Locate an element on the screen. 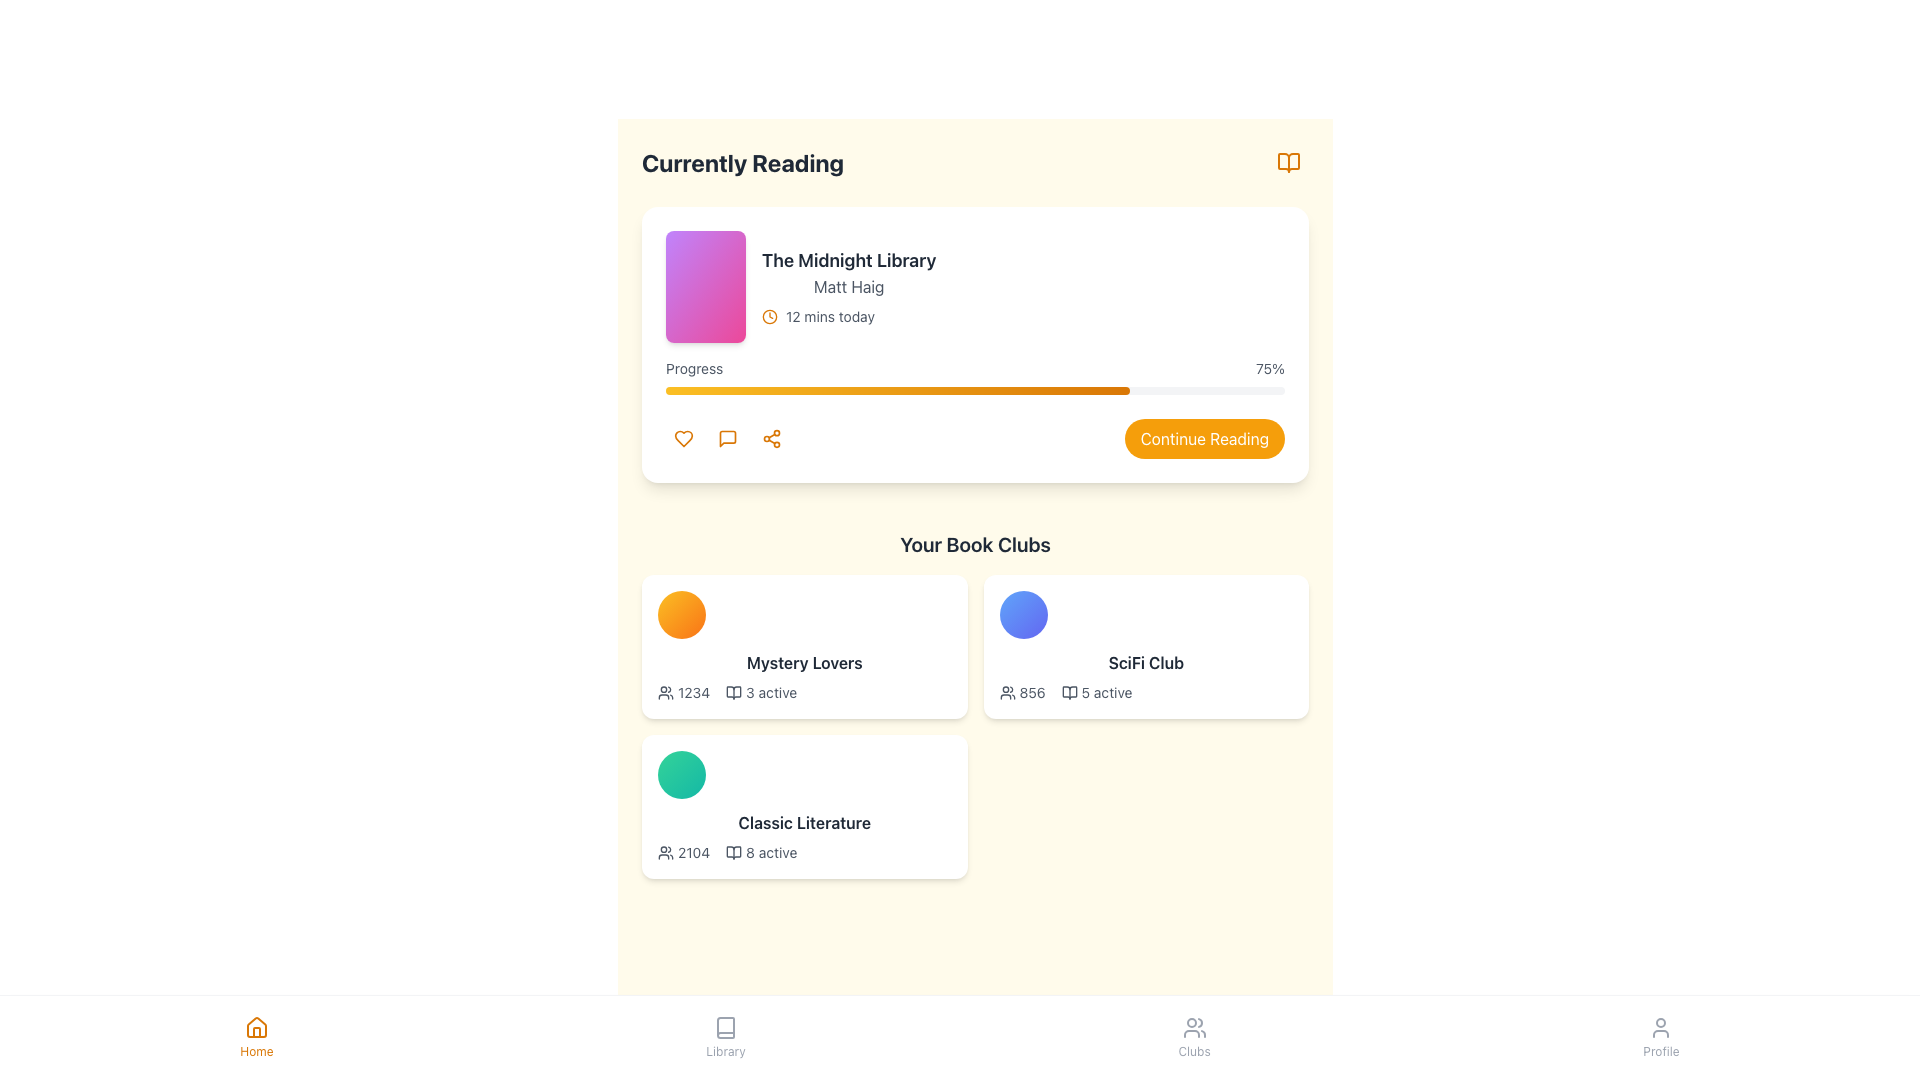 Image resolution: width=1920 pixels, height=1080 pixels. the 'Profile' navigation button located at the far right of the bottom navigation bar to change its color is located at coordinates (1661, 1036).